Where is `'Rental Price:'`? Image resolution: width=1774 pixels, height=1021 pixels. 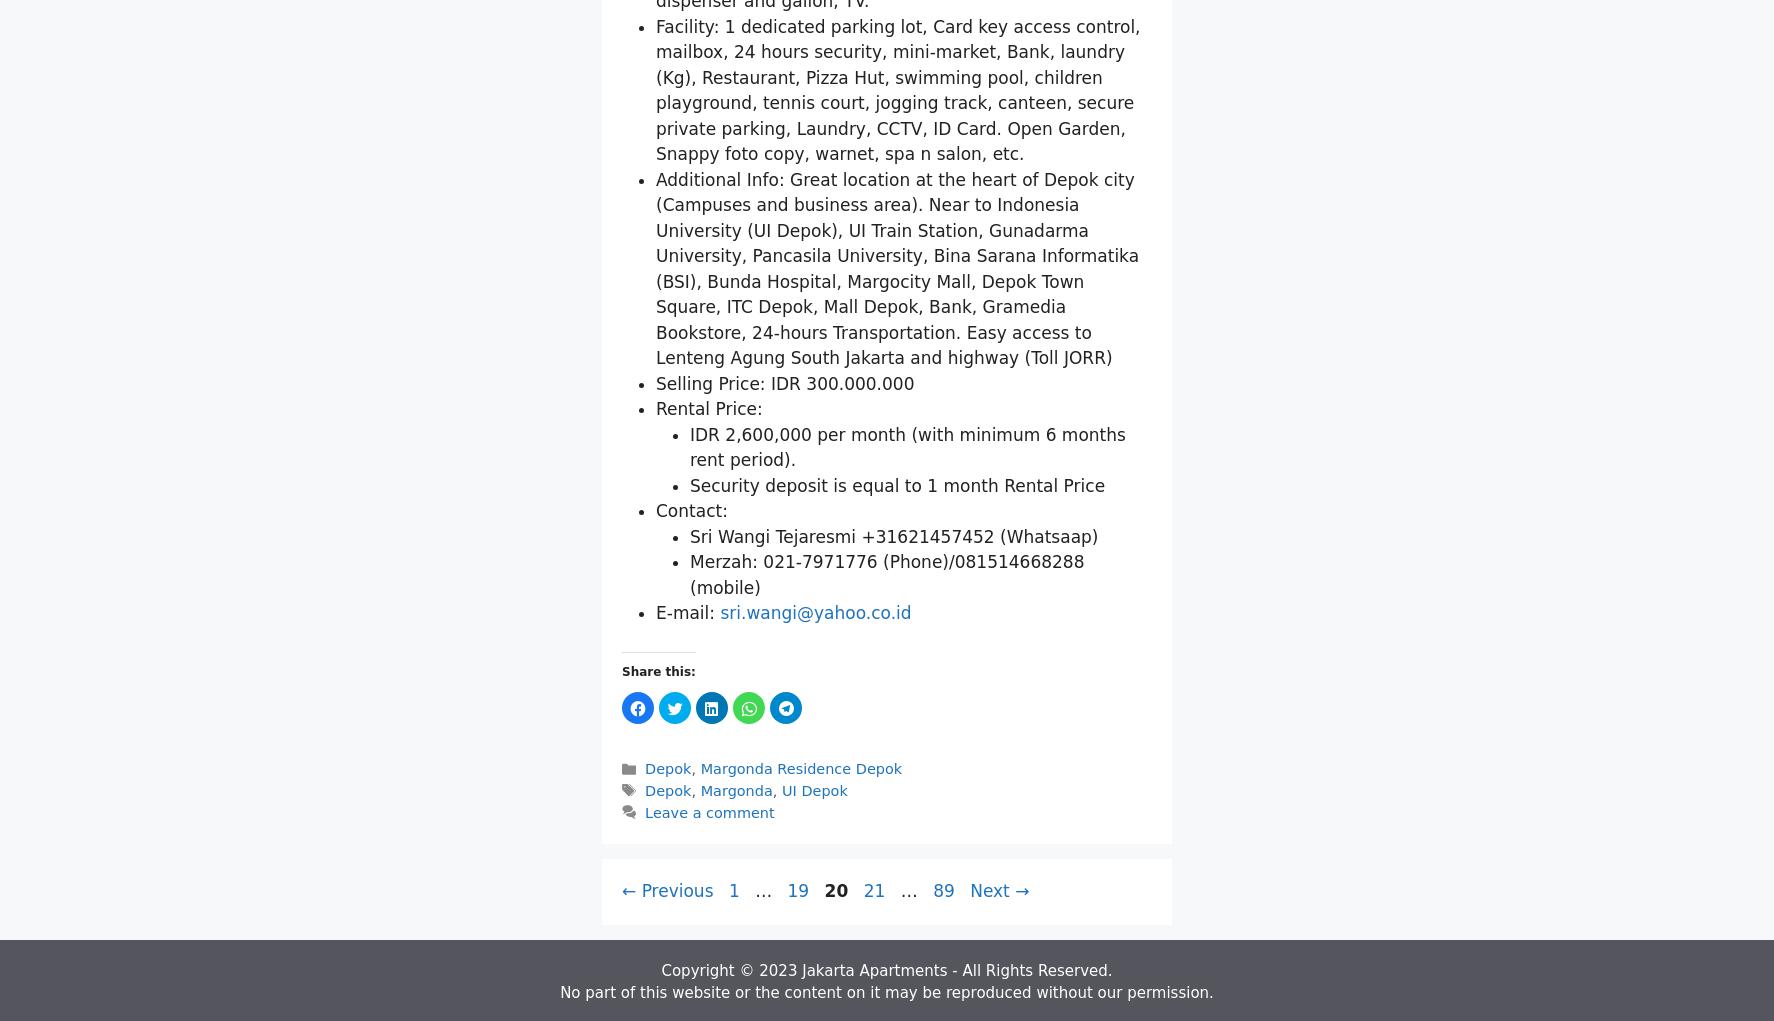
'Rental Price:' is located at coordinates (709, 641).